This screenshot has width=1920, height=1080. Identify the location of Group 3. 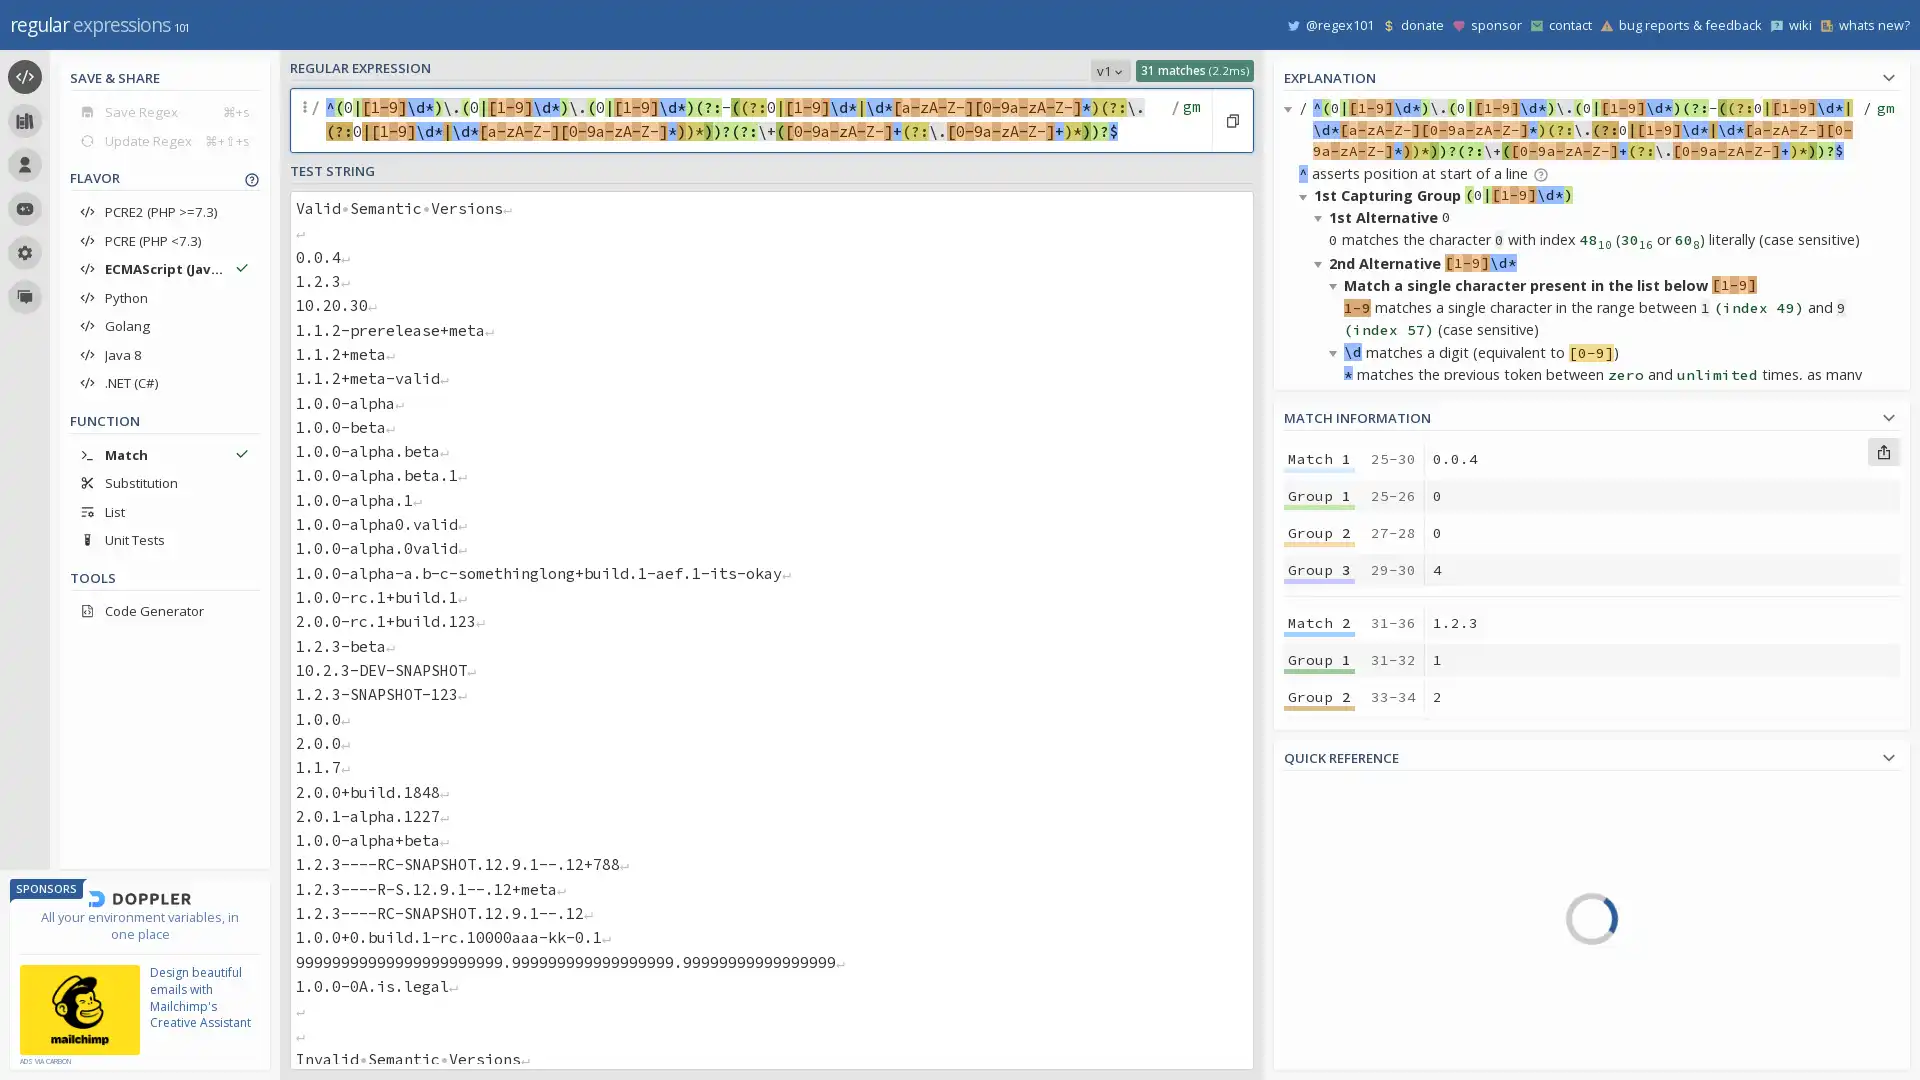
(1319, 733).